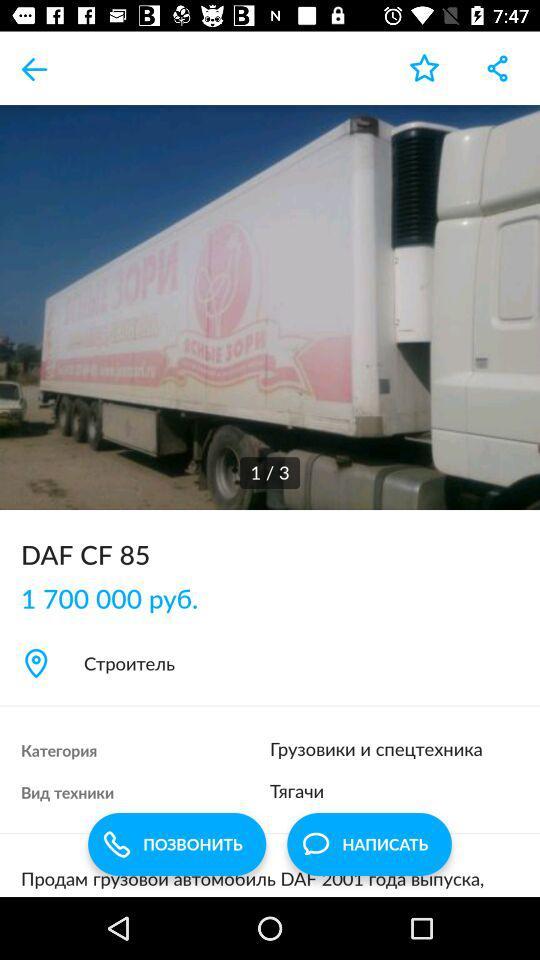 The height and width of the screenshot is (960, 540). I want to click on the icon above 1 700 000 item, so click(270, 554).